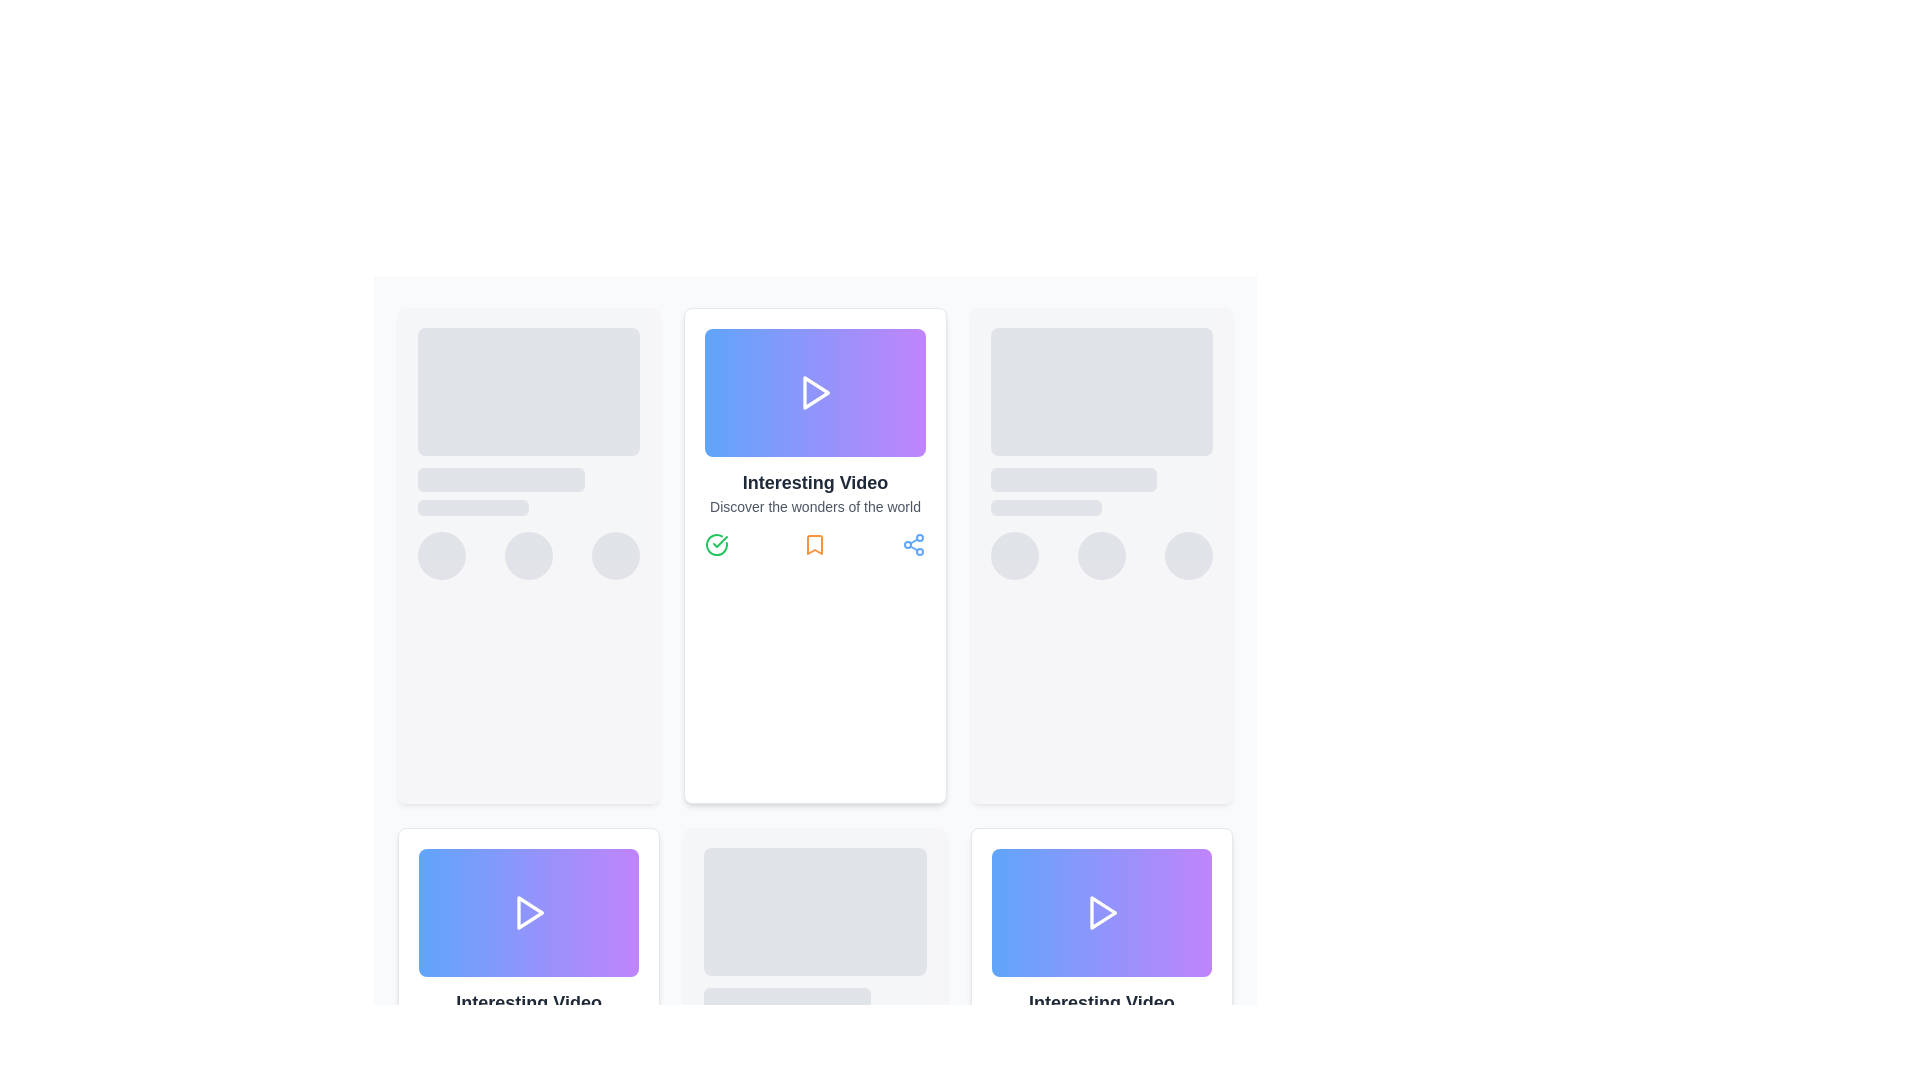 The width and height of the screenshot is (1920, 1080). Describe the element at coordinates (529, 1002) in the screenshot. I see `the heading text label displaying 'Interesting Video' in bold and large dark gray font to select it` at that location.